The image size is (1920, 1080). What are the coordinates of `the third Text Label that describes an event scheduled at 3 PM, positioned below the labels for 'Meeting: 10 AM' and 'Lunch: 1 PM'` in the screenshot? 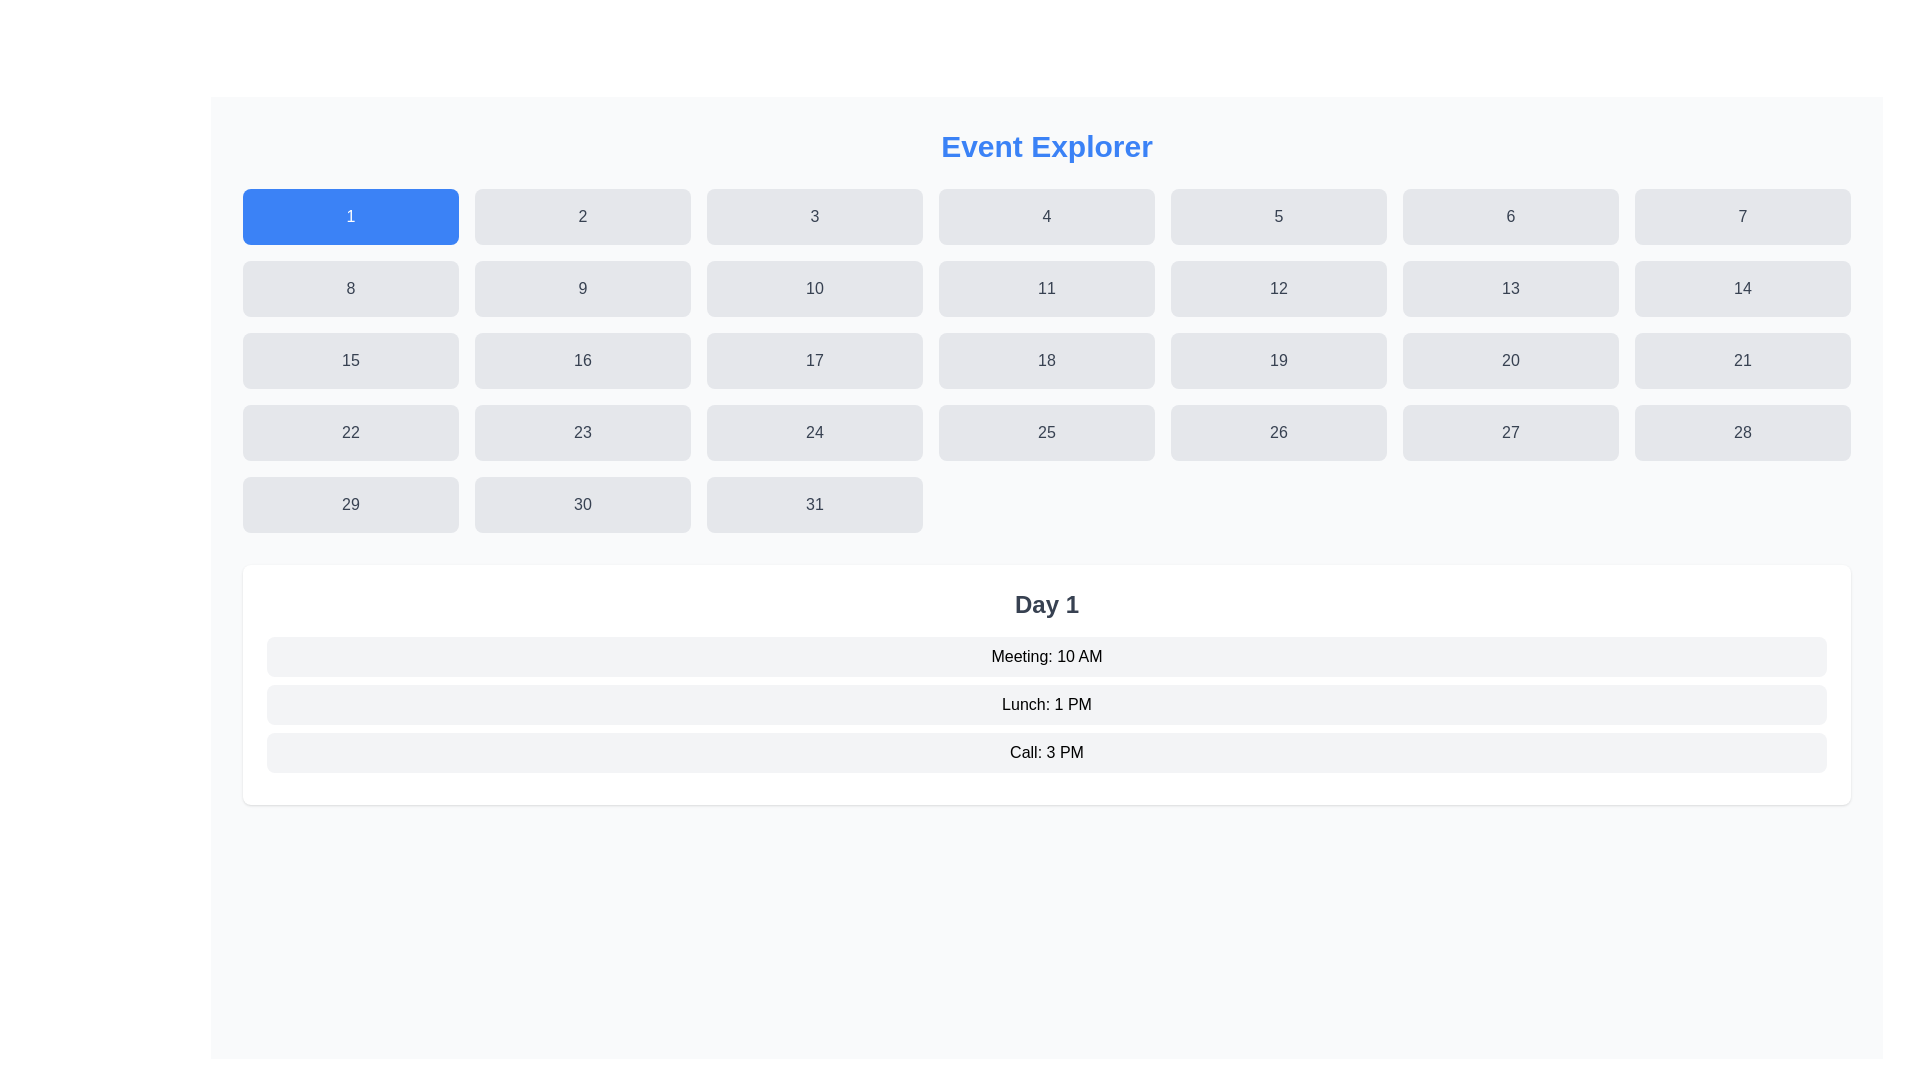 It's located at (1045, 752).